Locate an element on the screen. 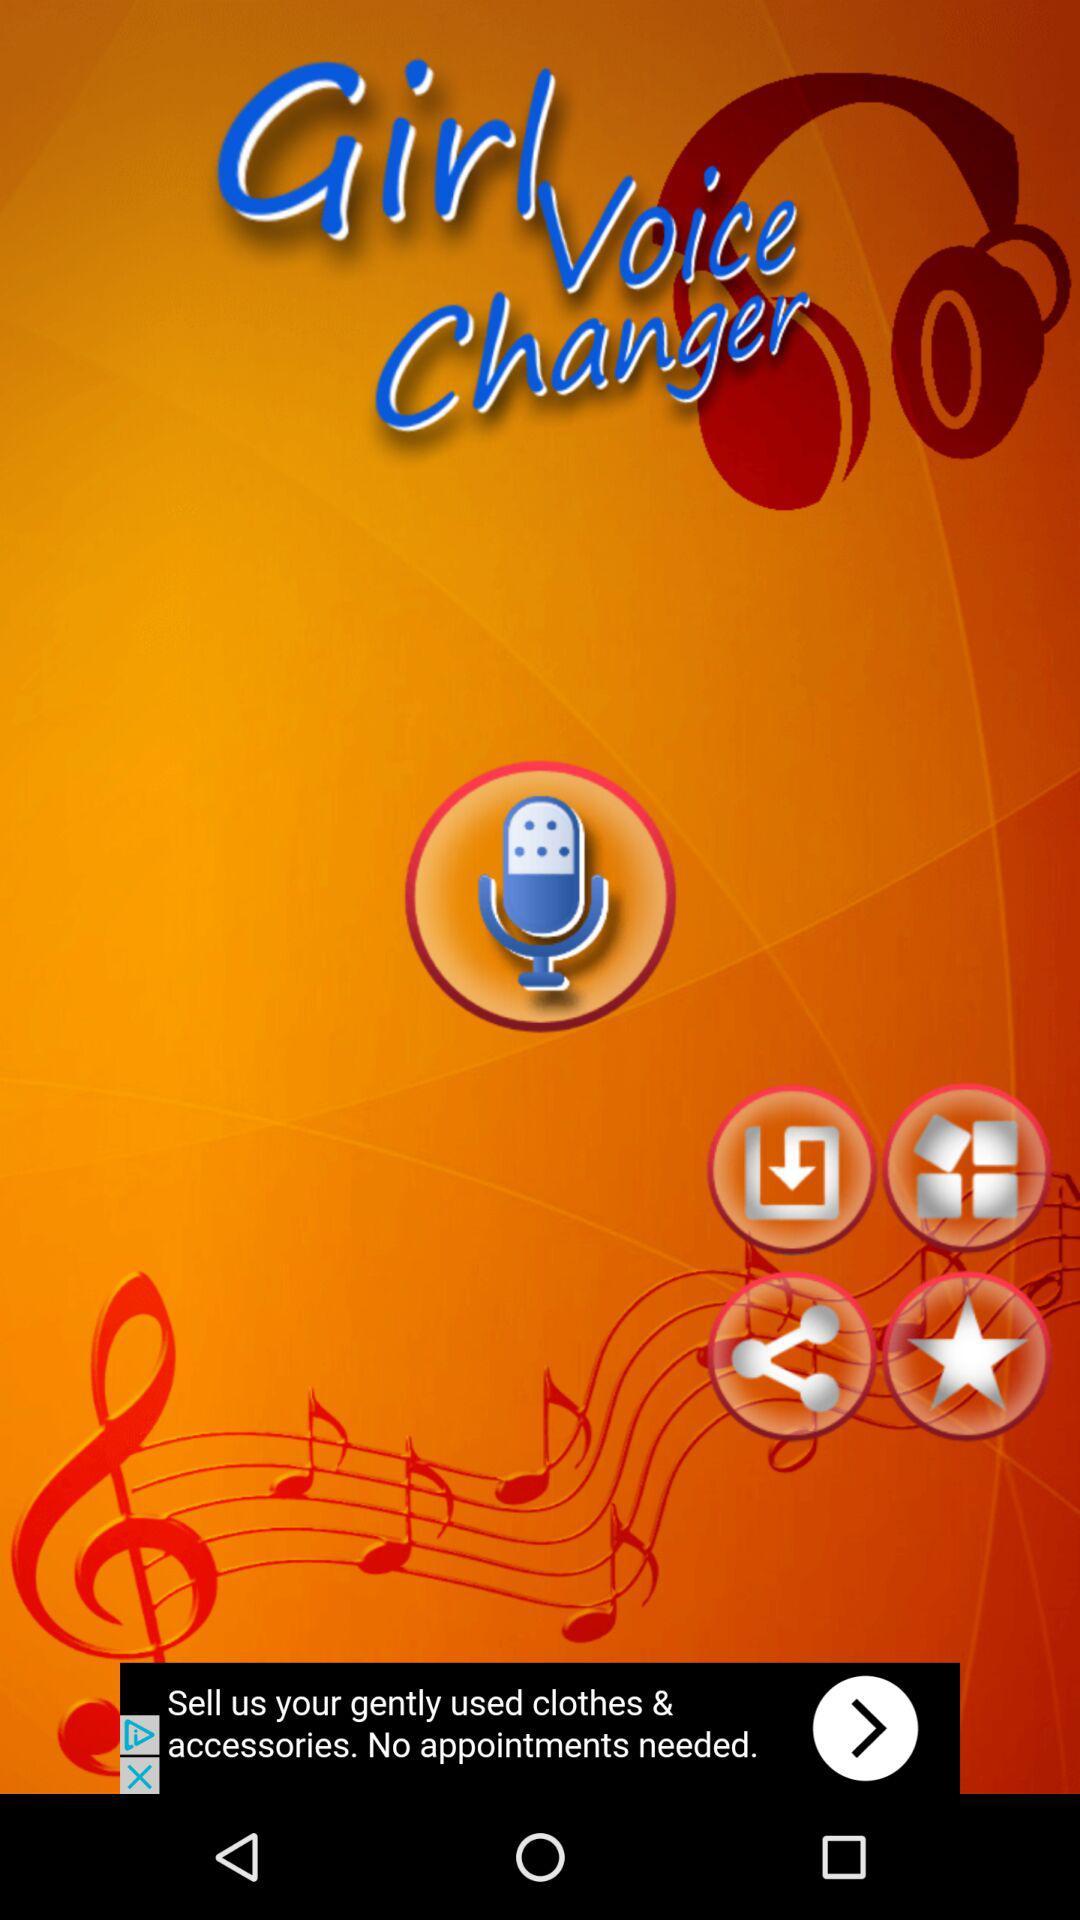 The width and height of the screenshot is (1080, 1920). go back is located at coordinates (790, 1168).